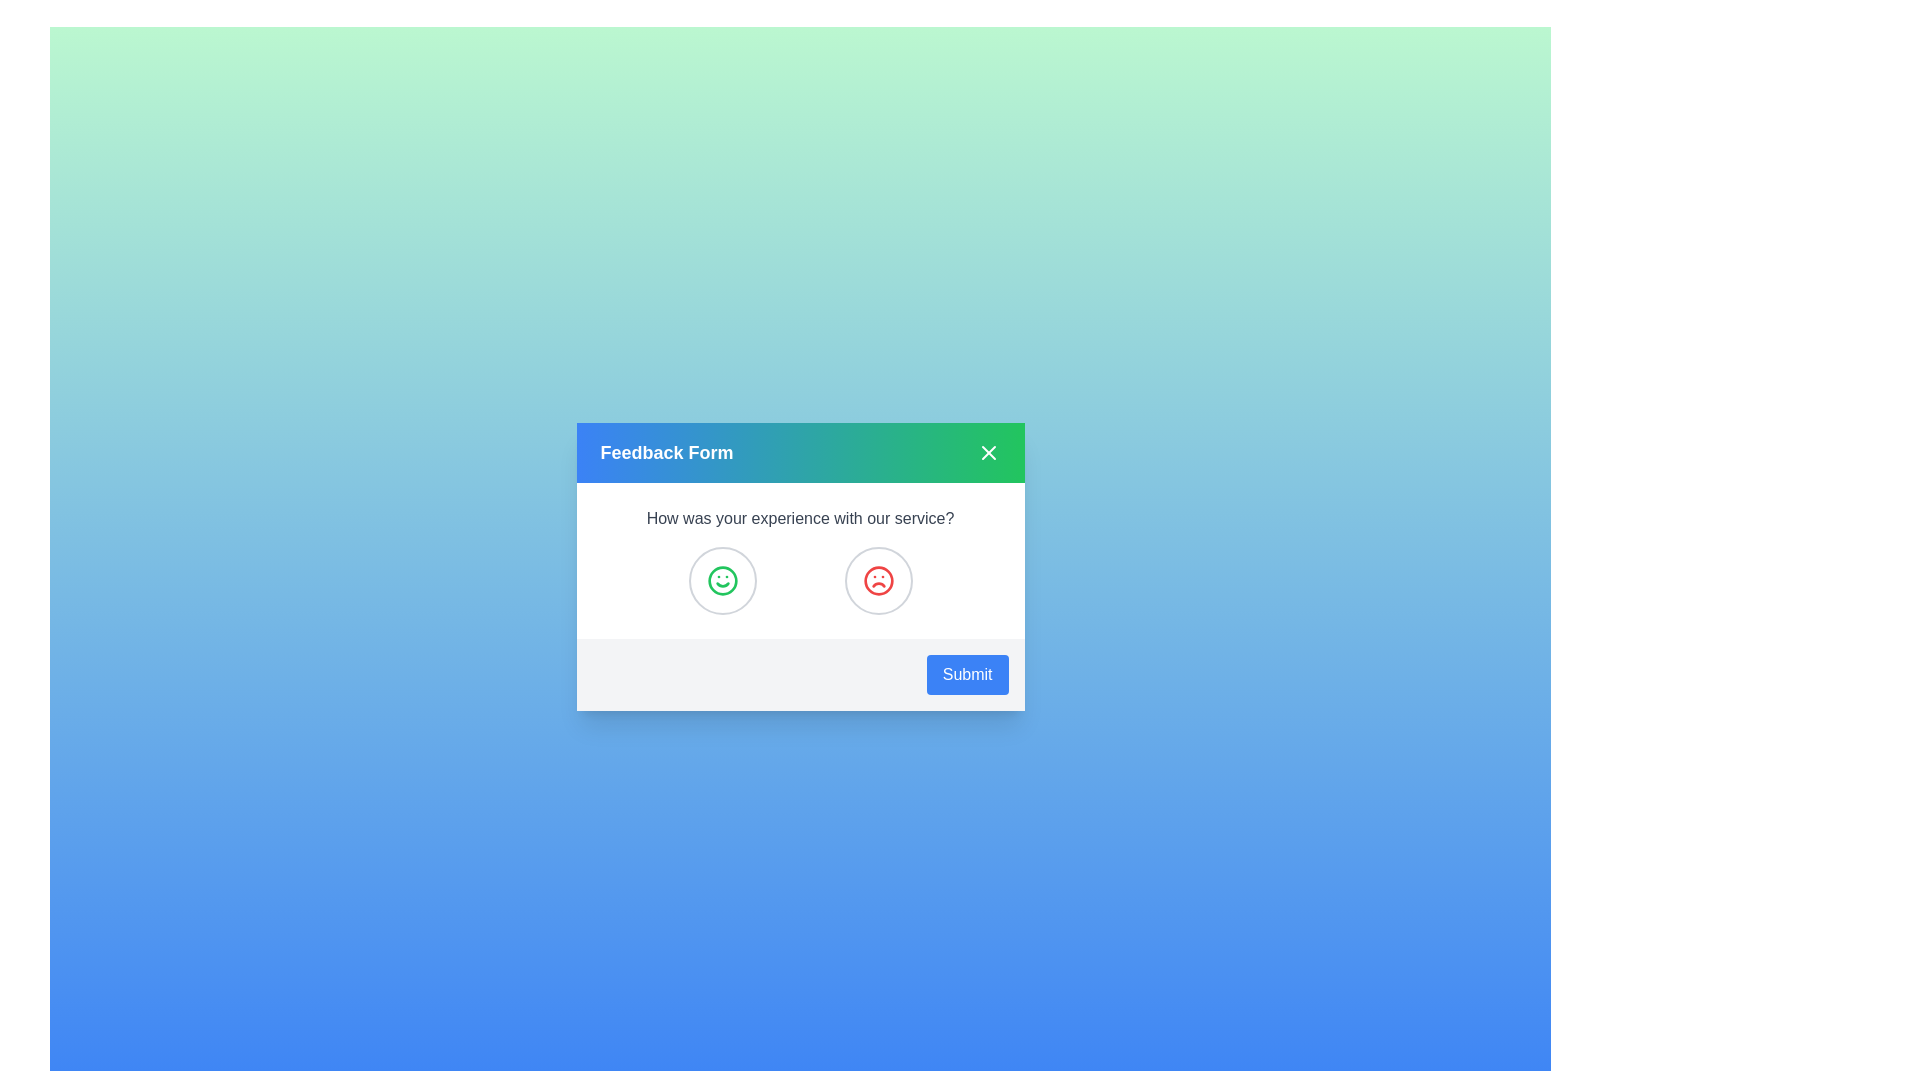 The width and height of the screenshot is (1920, 1080). What do you see at coordinates (988, 452) in the screenshot?
I see `the close button in the title bar of the feedback dialog to close it` at bounding box center [988, 452].